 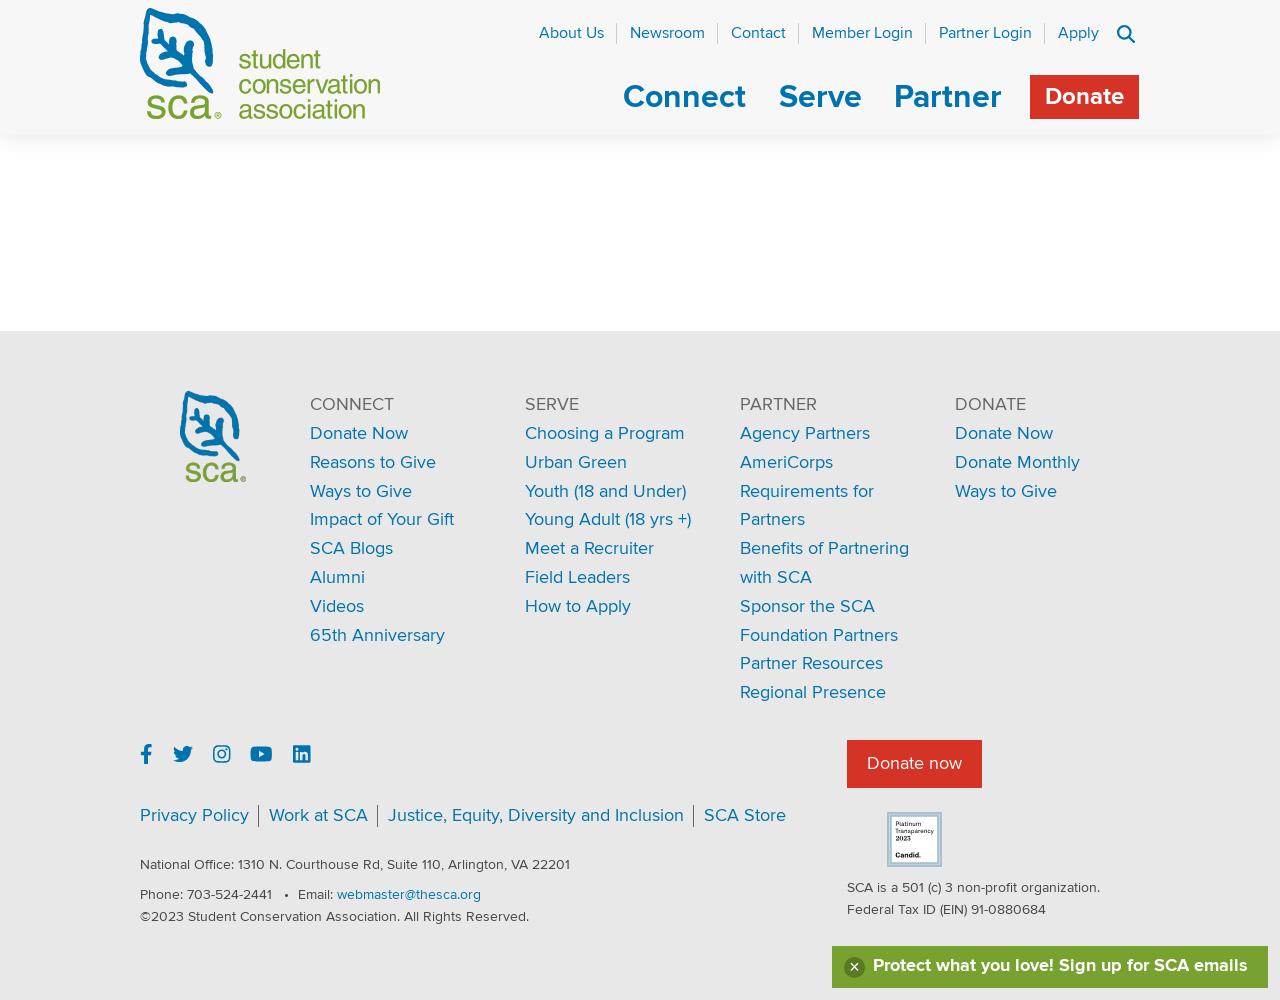 I want to click on 'Apply', so click(x=1077, y=33).